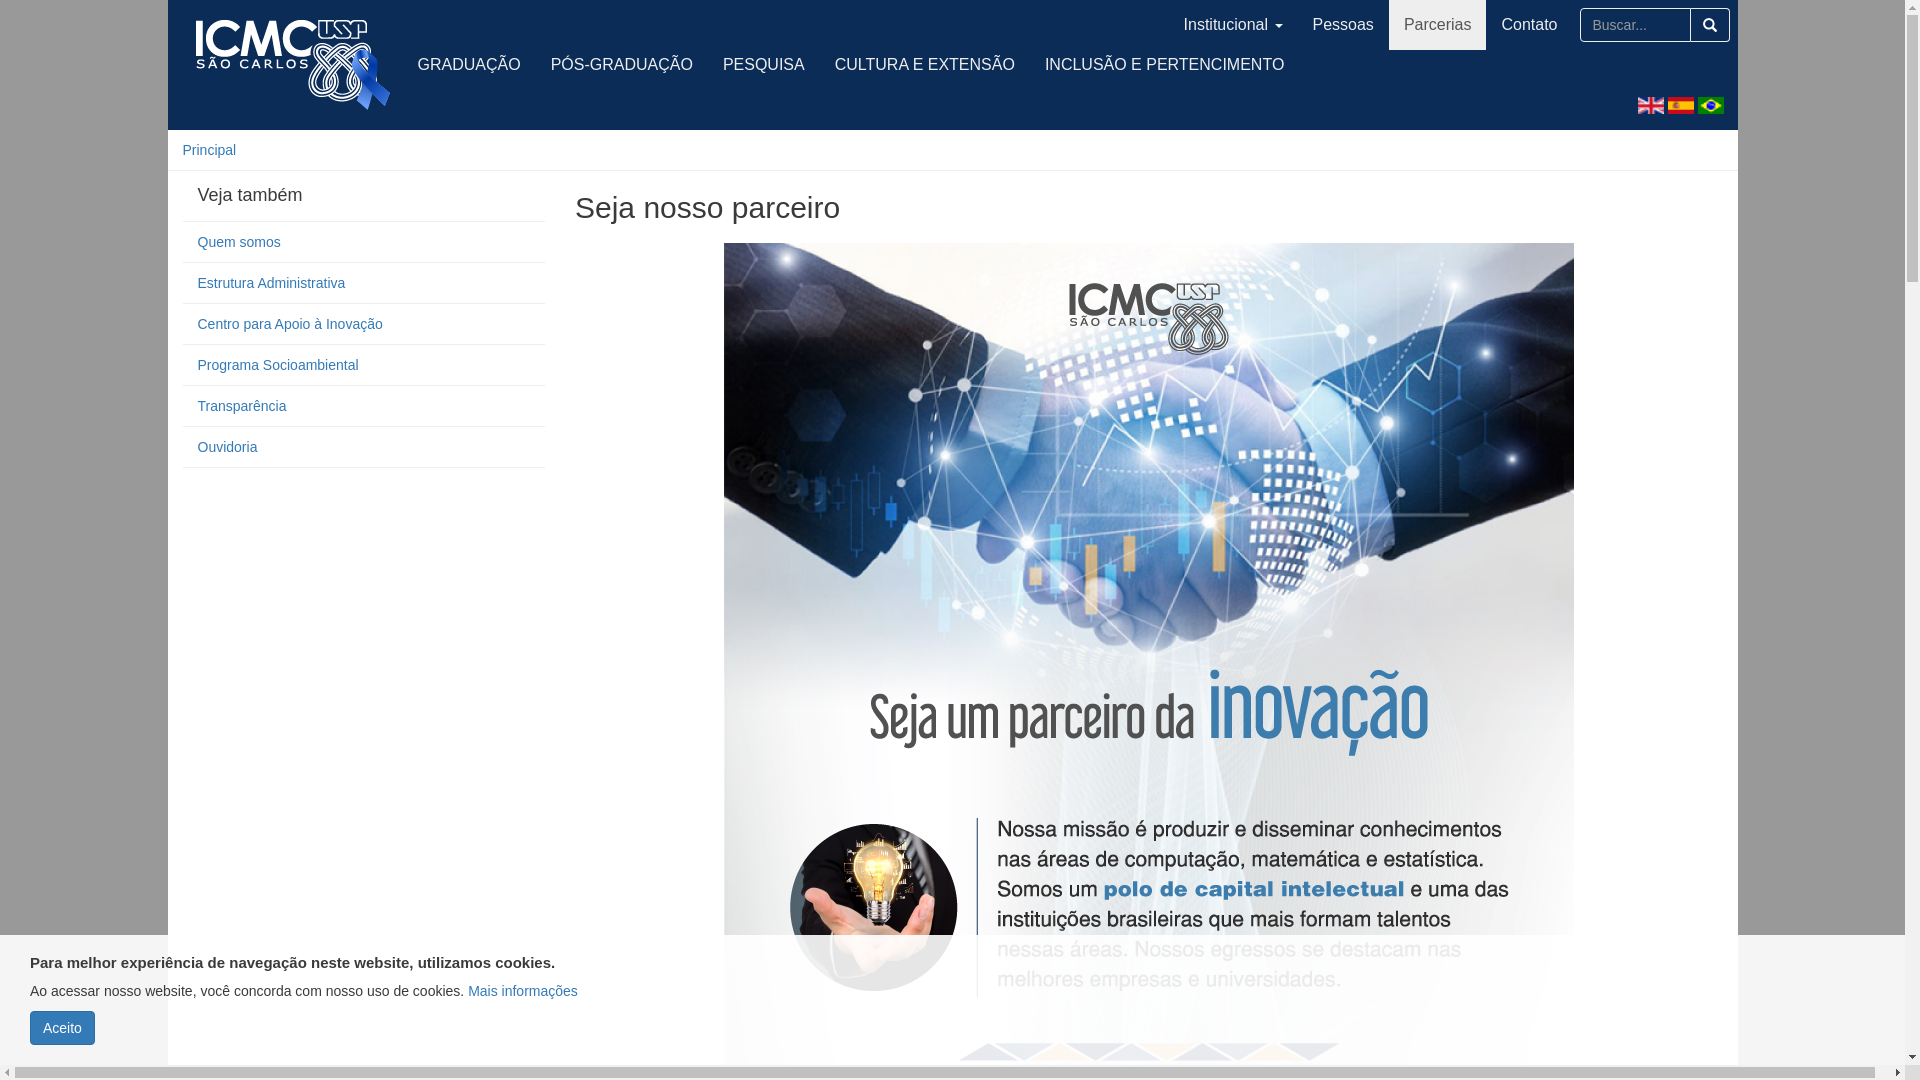 The height and width of the screenshot is (1080, 1920). Describe the element at coordinates (1651, 105) in the screenshot. I see `'English'` at that location.